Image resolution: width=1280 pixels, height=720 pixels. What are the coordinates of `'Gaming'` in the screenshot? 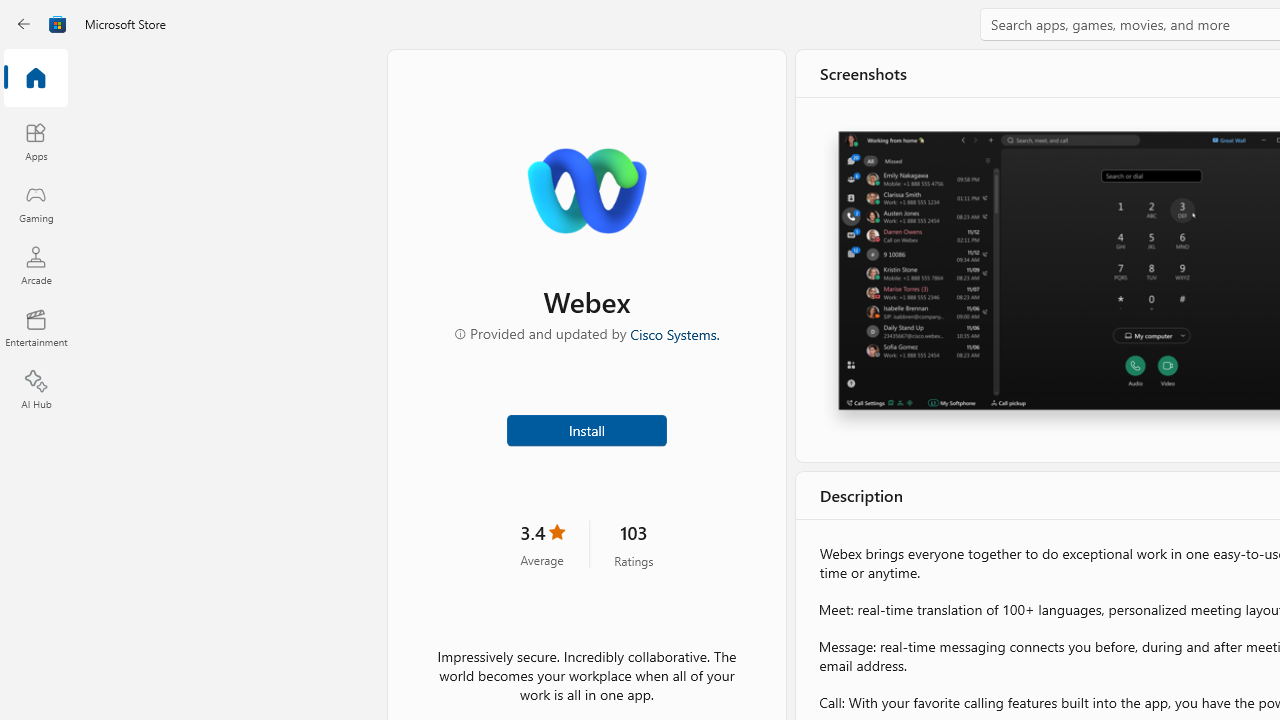 It's located at (35, 203).